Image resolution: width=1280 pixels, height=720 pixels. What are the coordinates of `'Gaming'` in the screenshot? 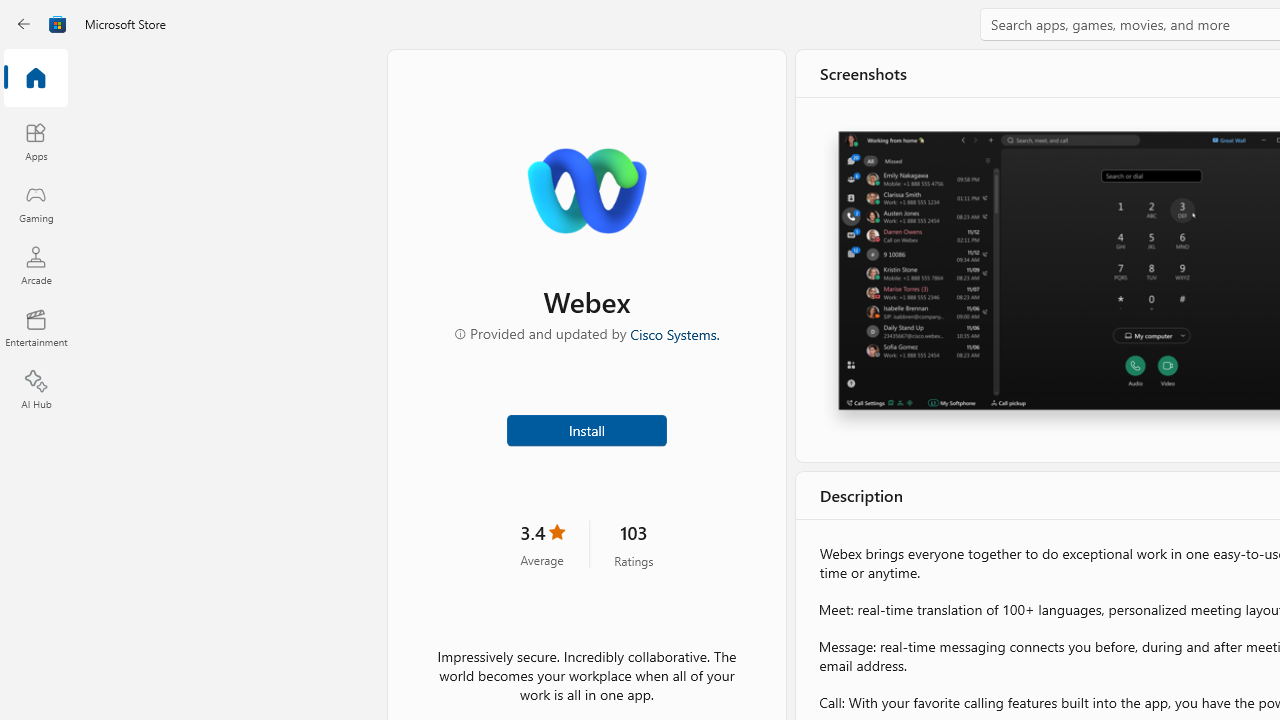 It's located at (35, 203).